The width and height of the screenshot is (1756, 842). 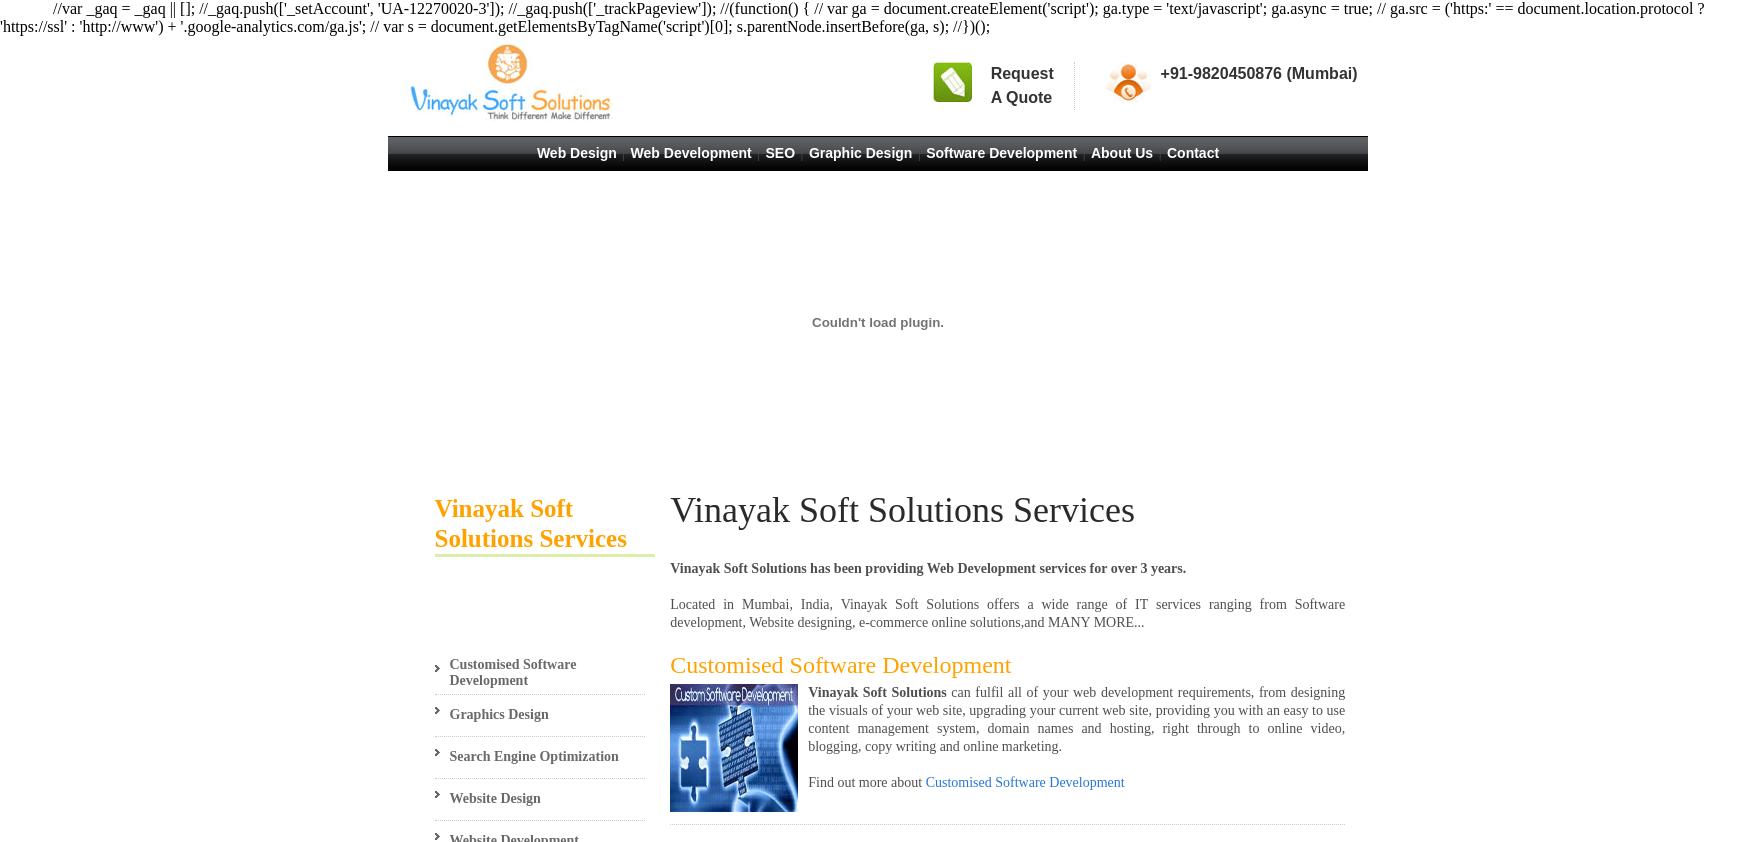 I want to click on 'Website Maintenance', so click(x=460, y=175).